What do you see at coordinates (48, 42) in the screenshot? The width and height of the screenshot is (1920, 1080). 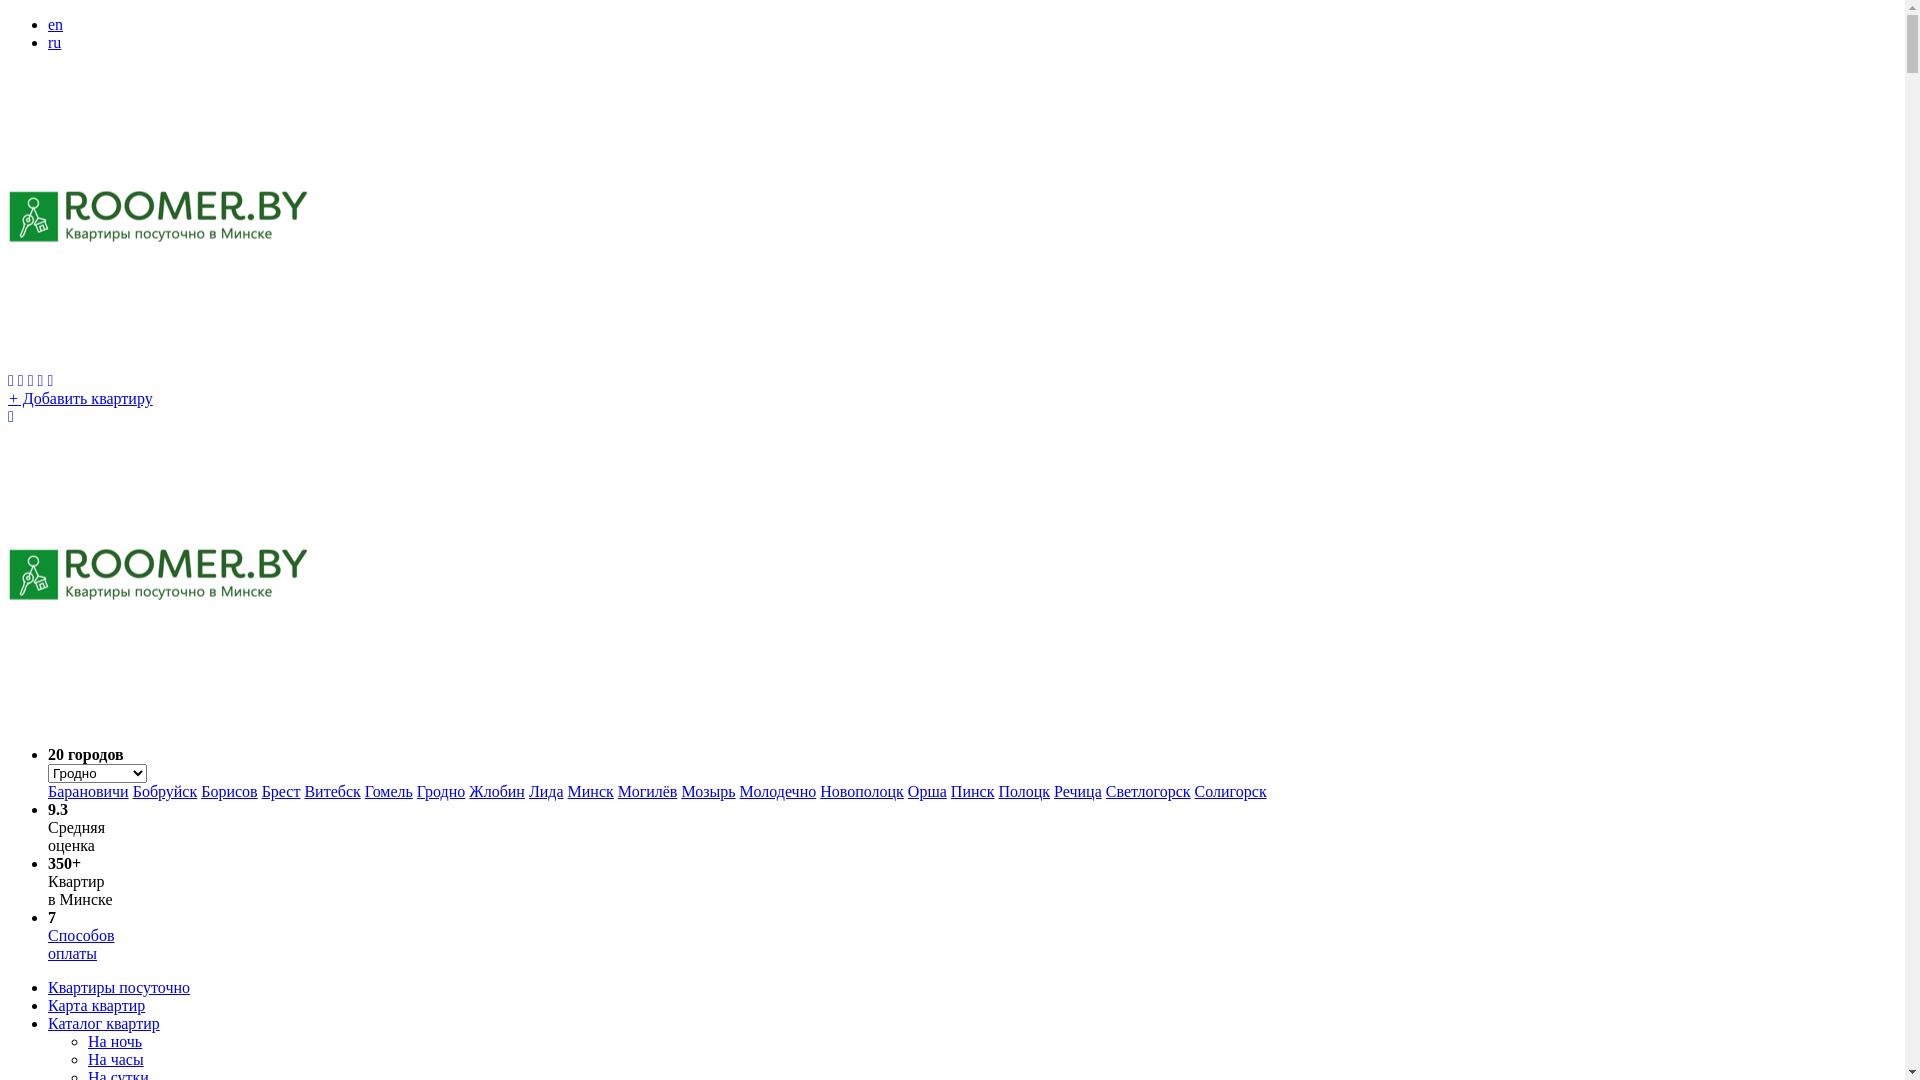 I see `'ru'` at bounding box center [48, 42].